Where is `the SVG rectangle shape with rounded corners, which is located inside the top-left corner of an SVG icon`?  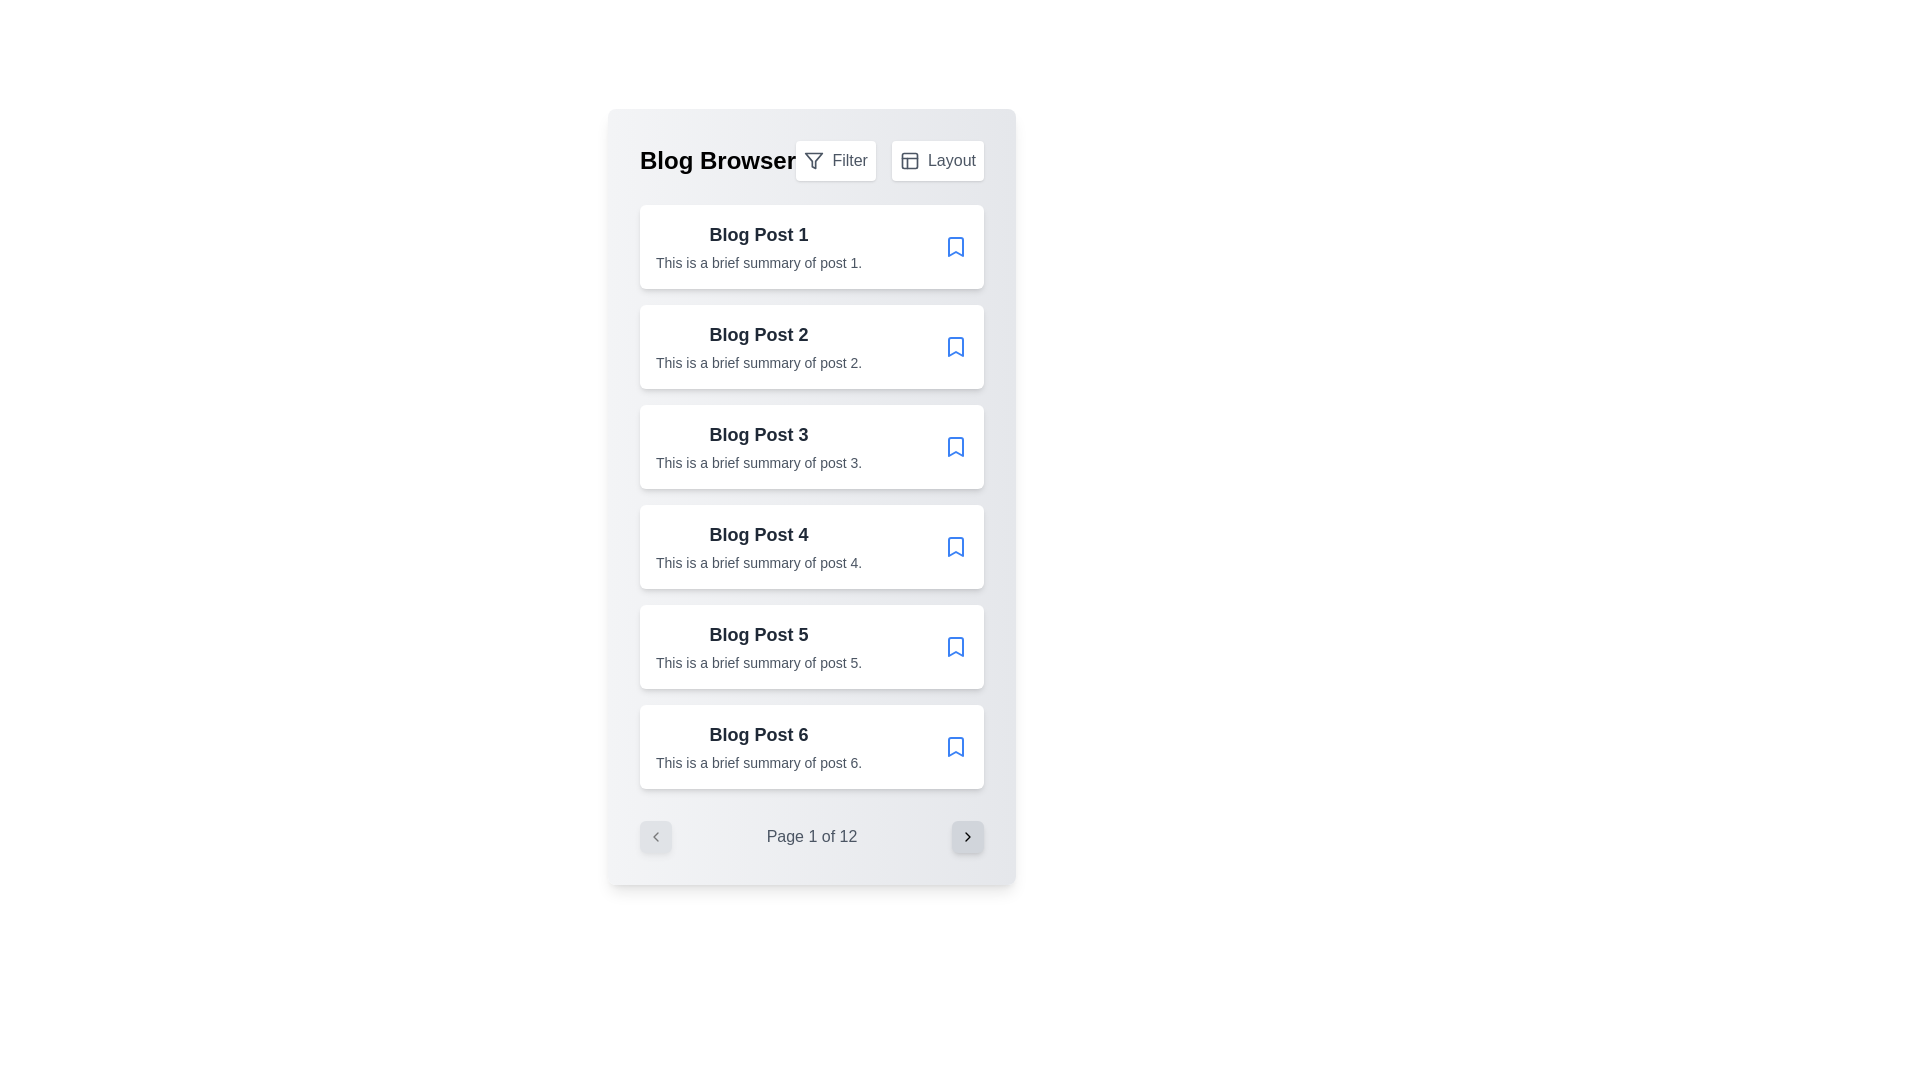 the SVG rectangle shape with rounded corners, which is located inside the top-left corner of an SVG icon is located at coordinates (908, 160).